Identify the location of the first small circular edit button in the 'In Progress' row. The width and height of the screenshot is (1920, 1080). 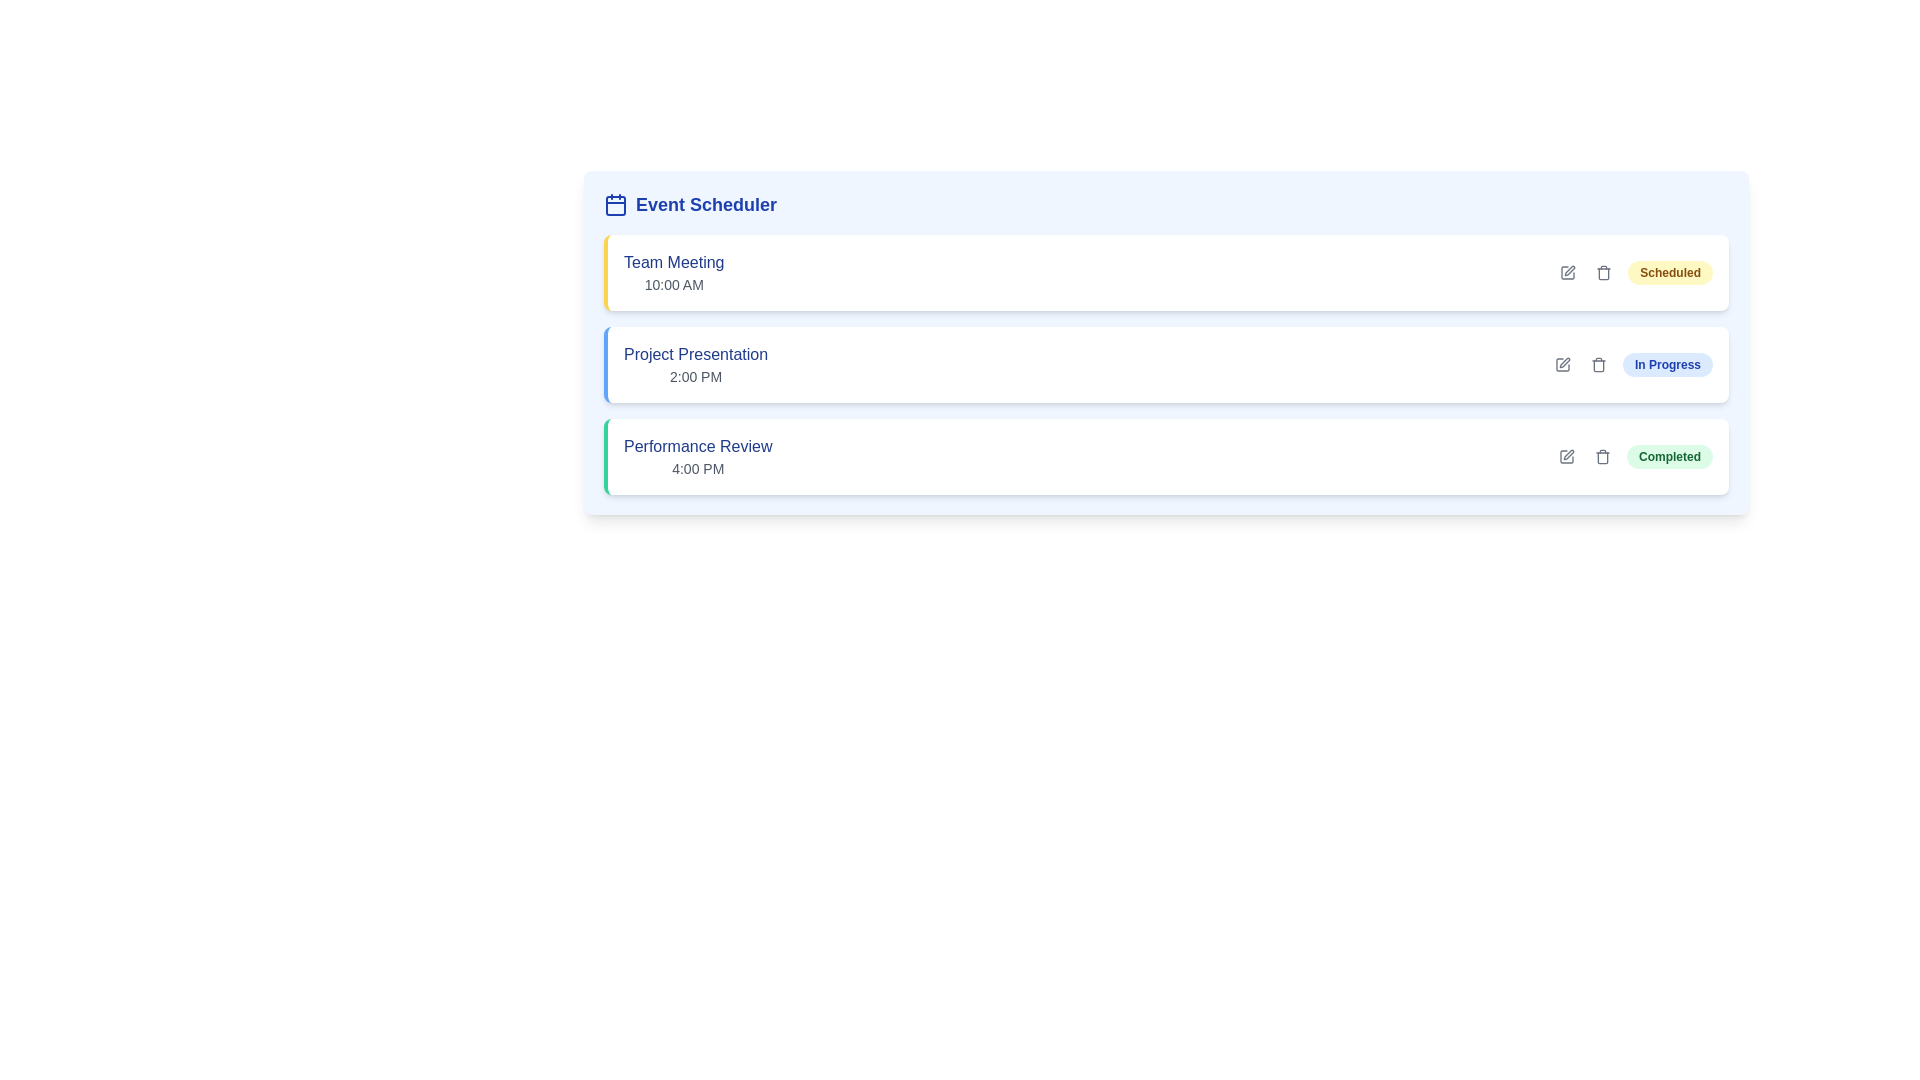
(1561, 365).